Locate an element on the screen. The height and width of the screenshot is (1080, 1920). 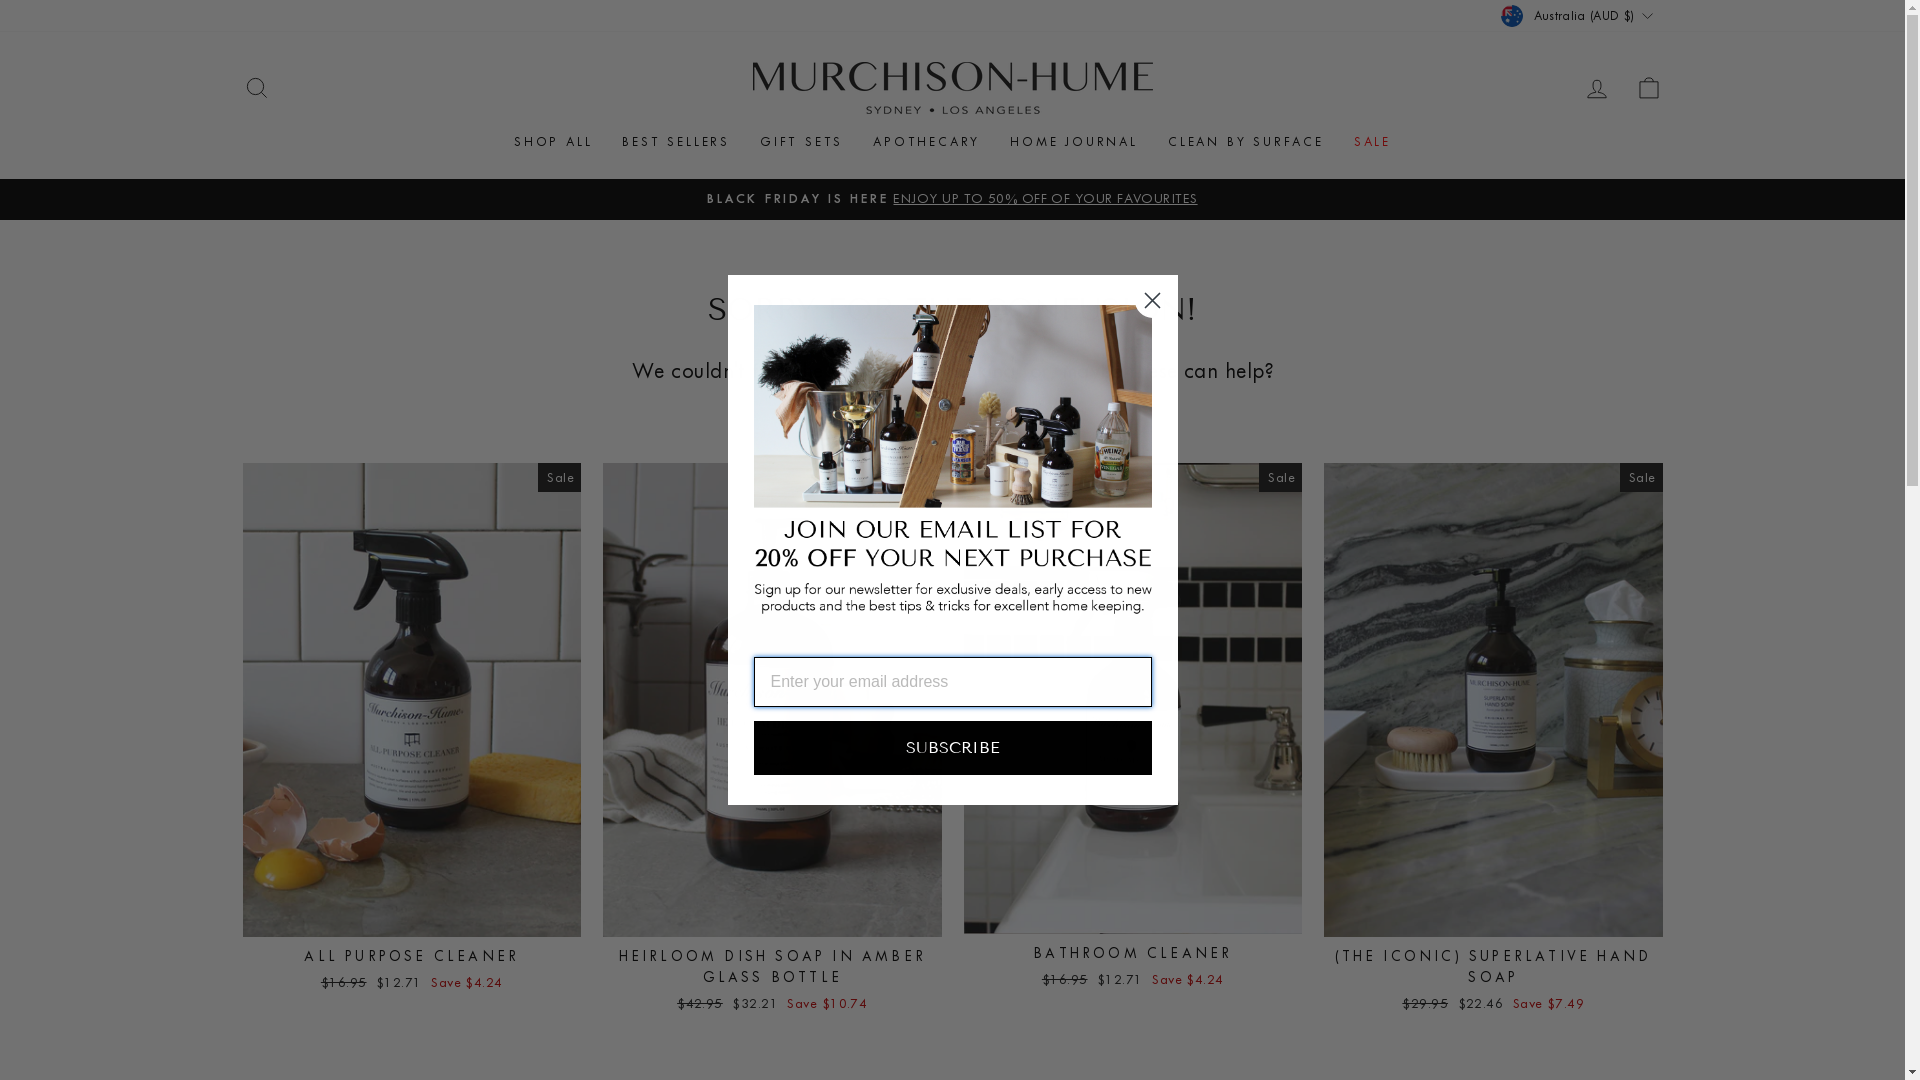
'APOTHECARY' is located at coordinates (858, 140).